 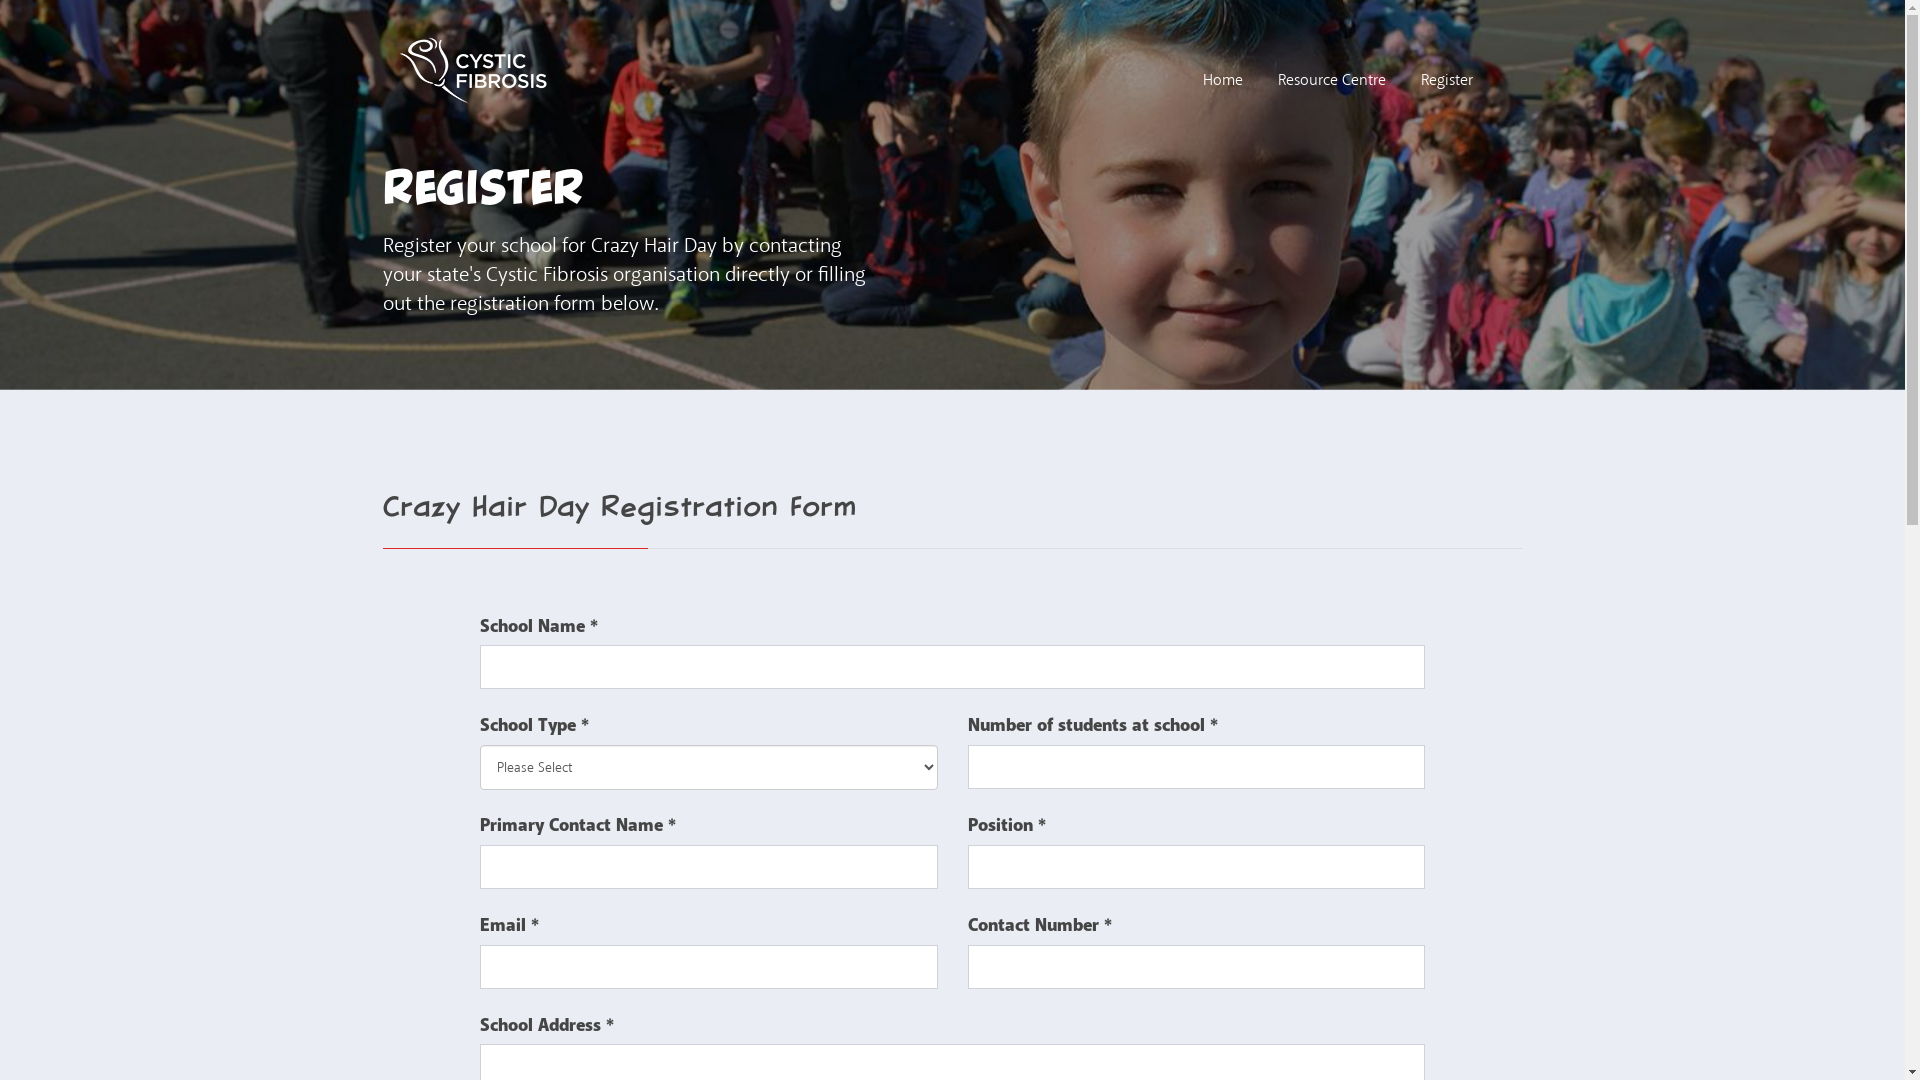 I want to click on 'Resource Centre', so click(x=1276, y=80).